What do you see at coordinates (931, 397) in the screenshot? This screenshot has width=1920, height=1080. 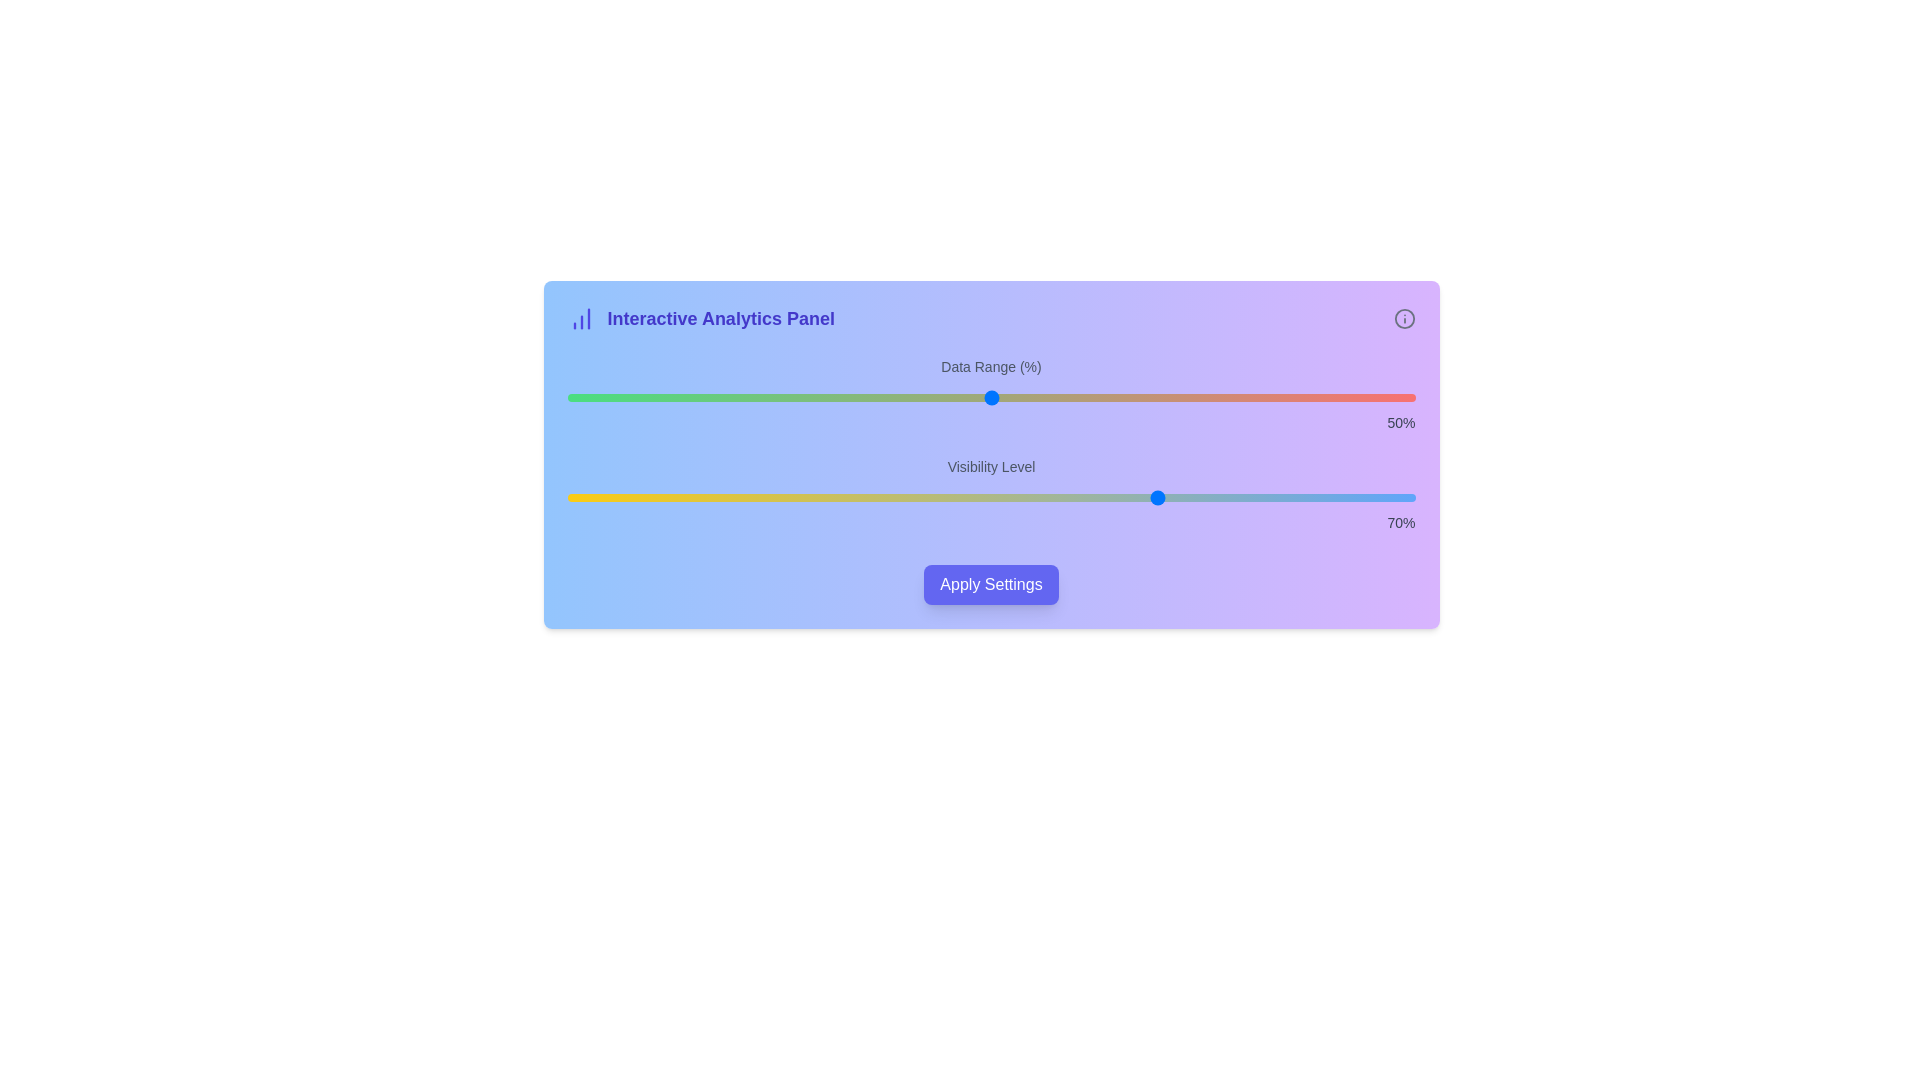 I see `the 'Data Range (%)' slider to 43% value` at bounding box center [931, 397].